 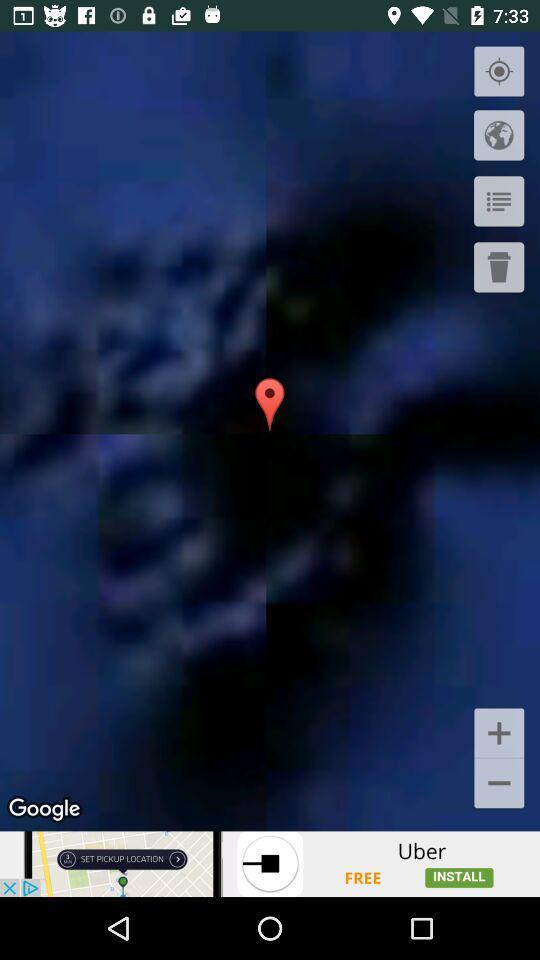 What do you see at coordinates (498, 731) in the screenshot?
I see `the add icon` at bounding box center [498, 731].